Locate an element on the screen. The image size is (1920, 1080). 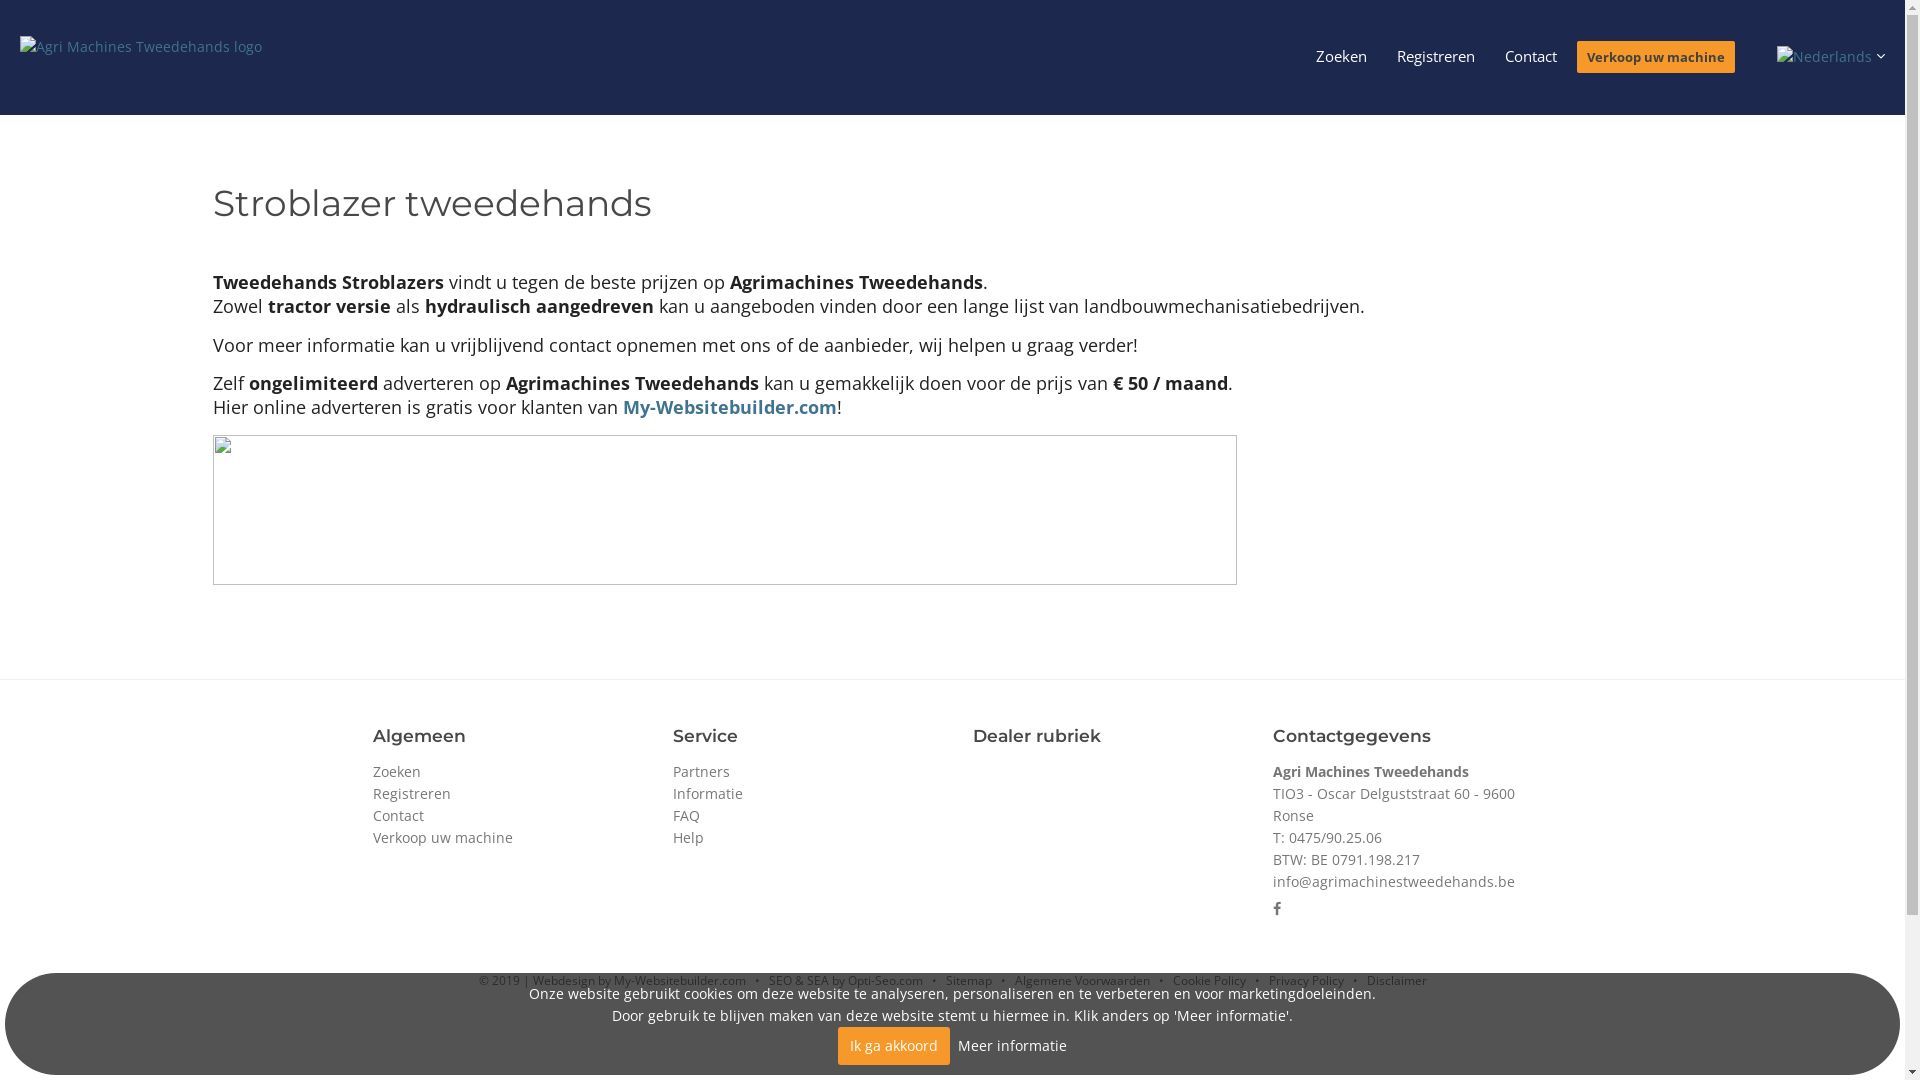
'My-Websitebuilder.com' is located at coordinates (613, 979).